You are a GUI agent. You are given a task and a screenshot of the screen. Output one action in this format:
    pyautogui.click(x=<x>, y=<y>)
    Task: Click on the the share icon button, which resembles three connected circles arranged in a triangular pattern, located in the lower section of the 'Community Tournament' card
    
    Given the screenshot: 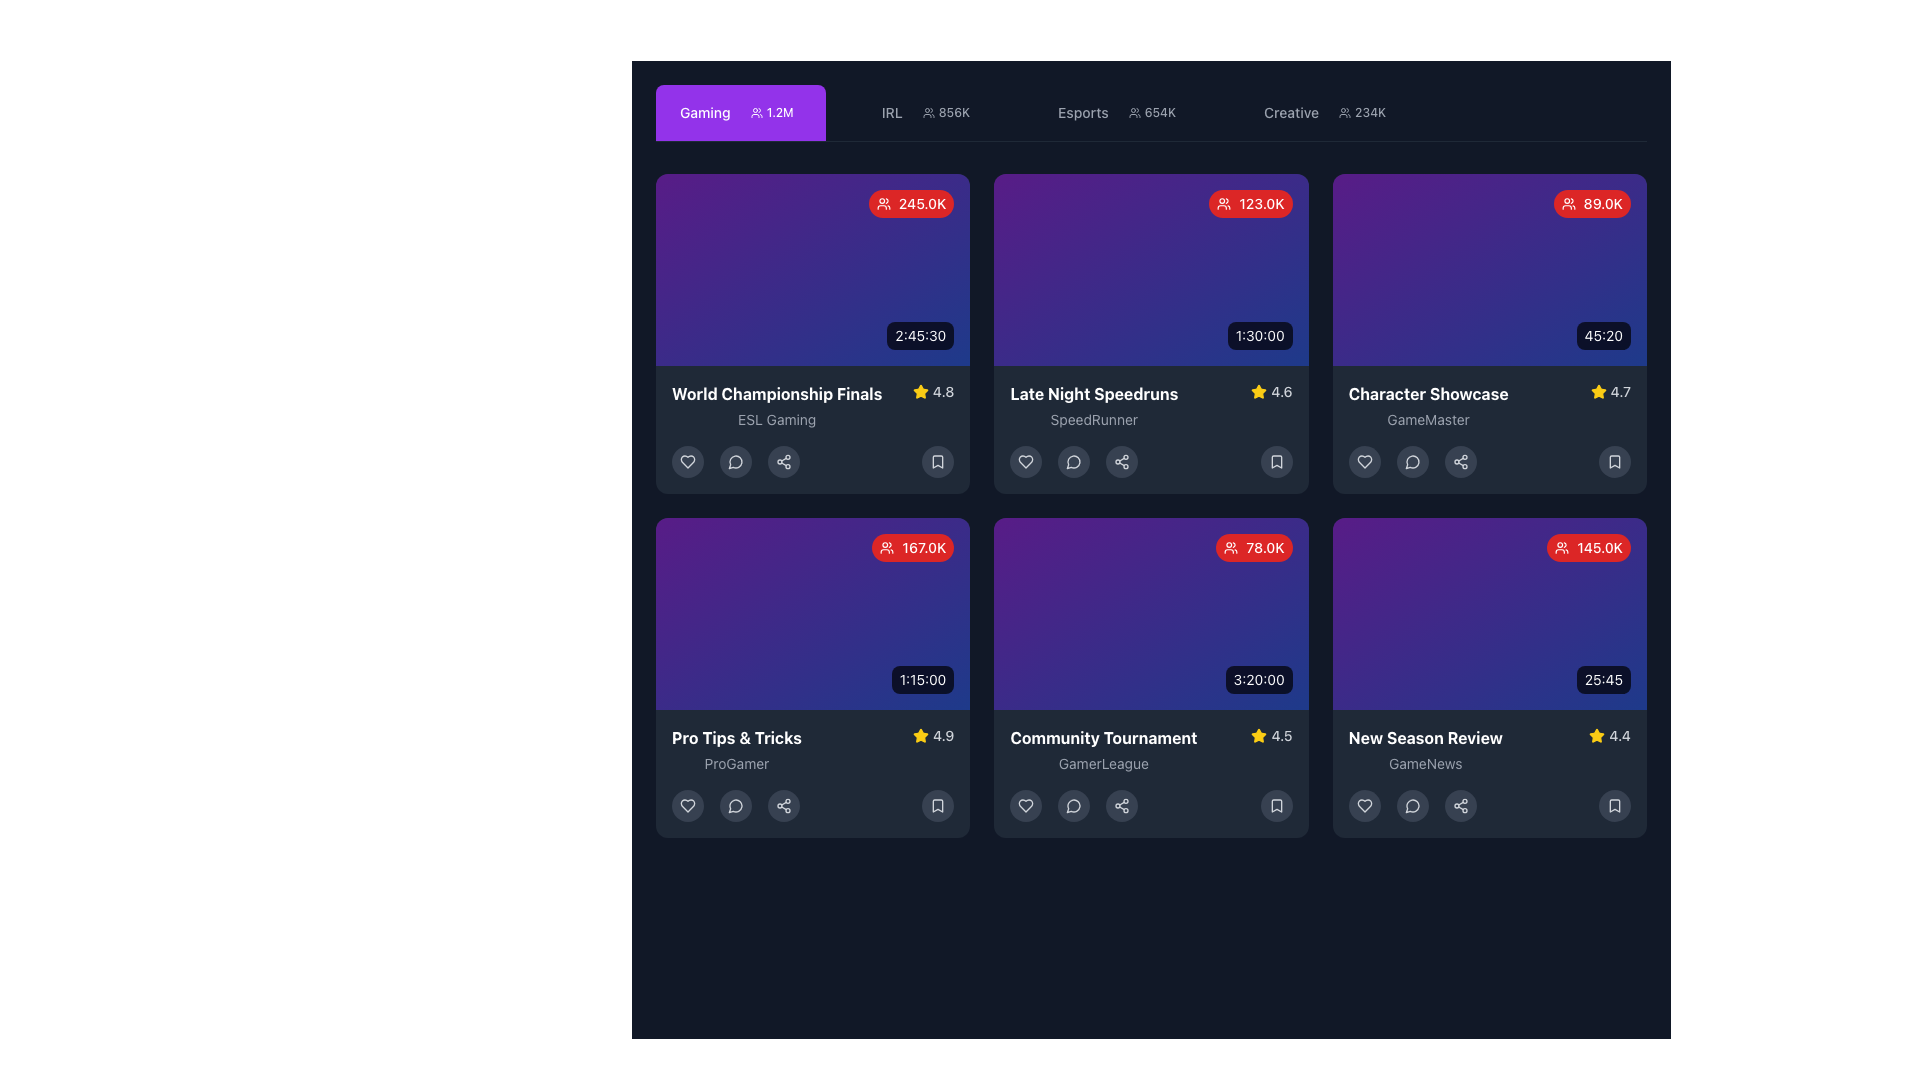 What is the action you would take?
    pyautogui.click(x=1122, y=805)
    